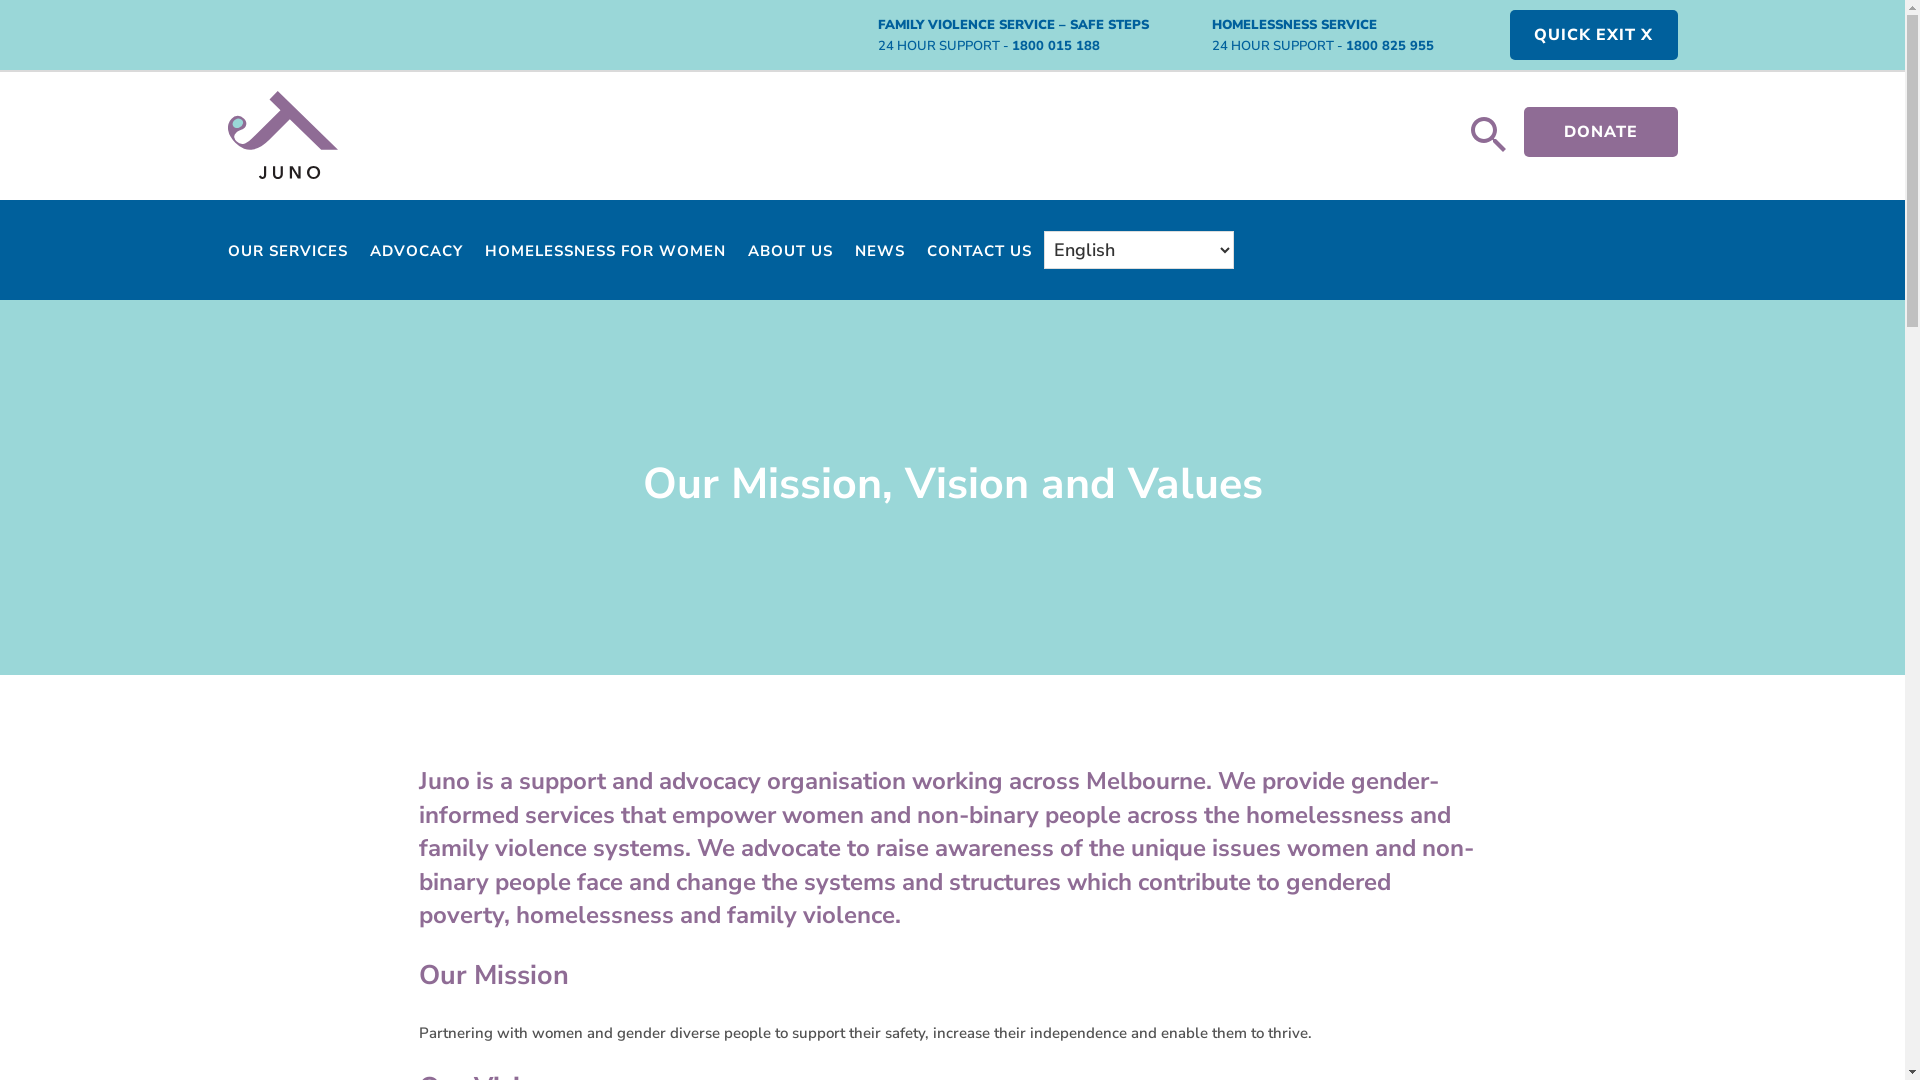  What do you see at coordinates (0, 0) in the screenshot?
I see `'Skip to primary navigation'` at bounding box center [0, 0].